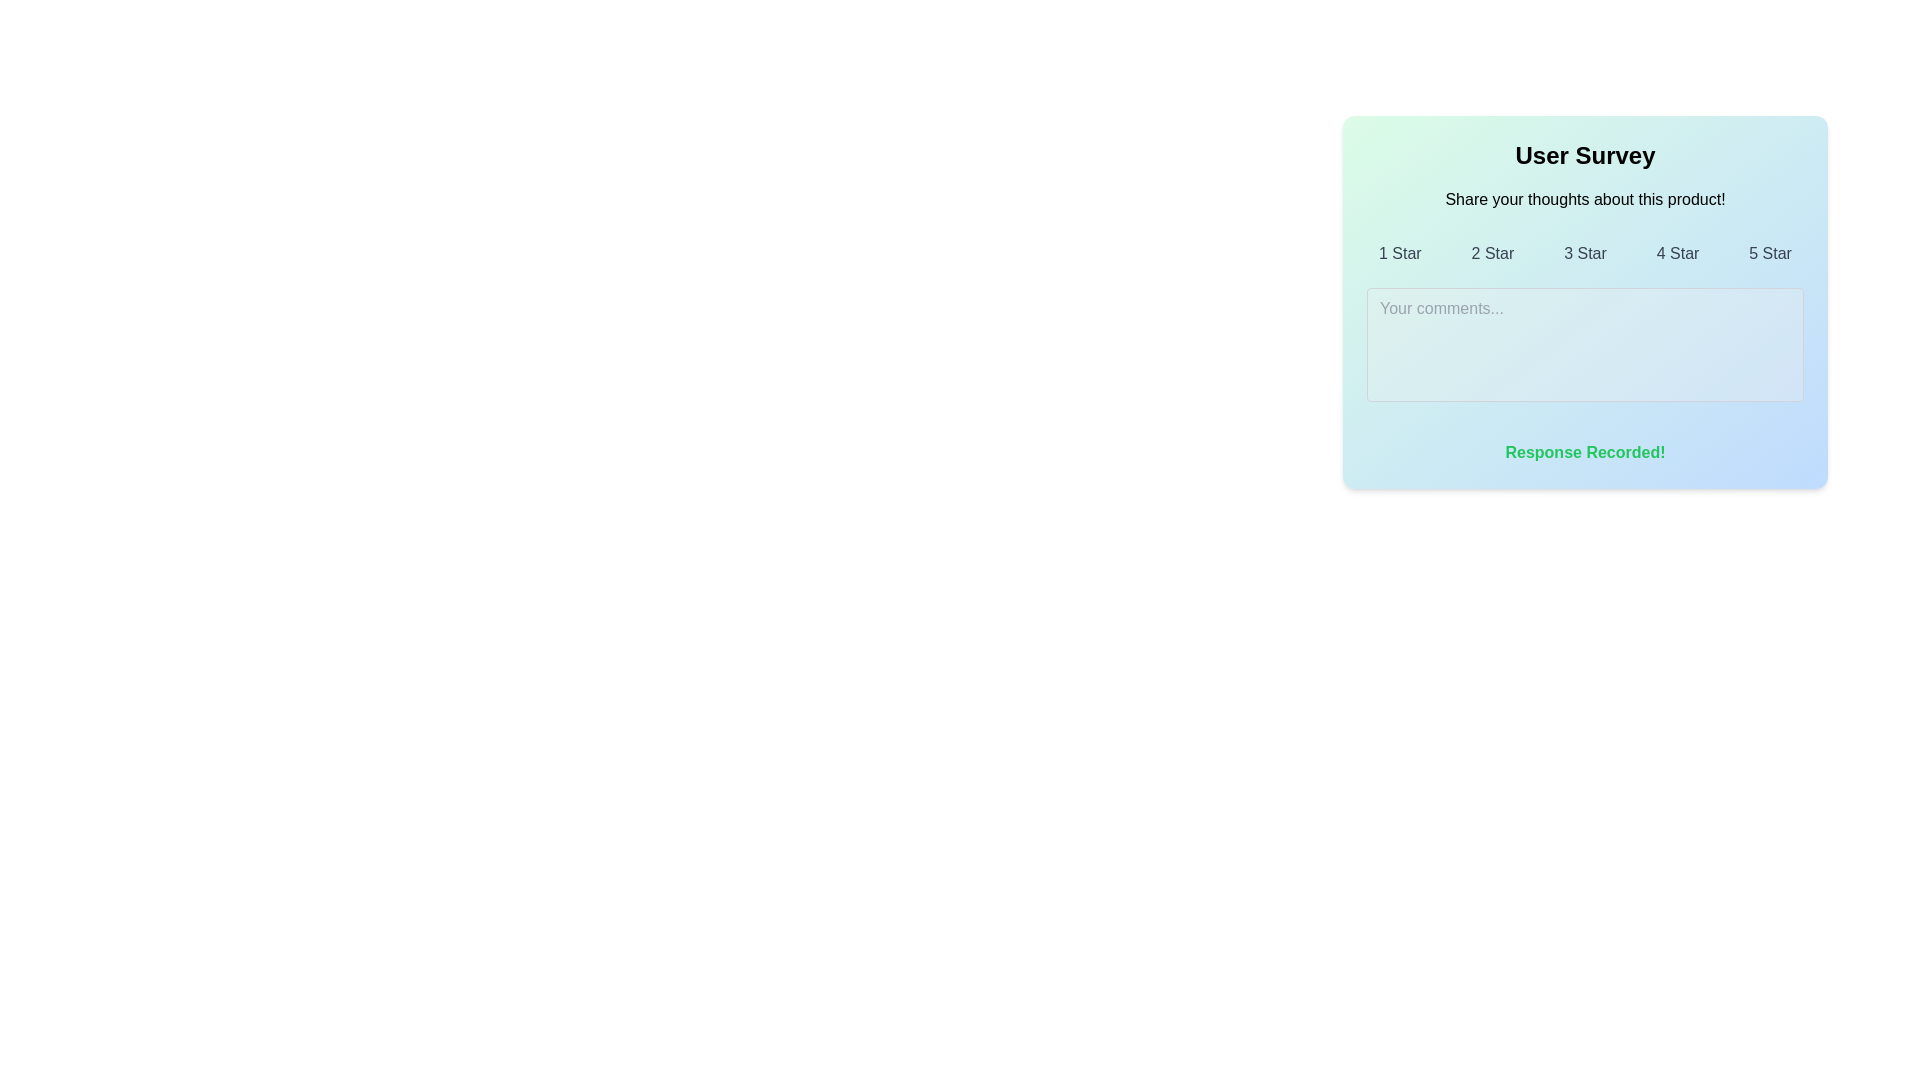 This screenshot has width=1920, height=1080. Describe the element at coordinates (1492, 253) in the screenshot. I see `the '2 Star' button in the rating interface` at that location.